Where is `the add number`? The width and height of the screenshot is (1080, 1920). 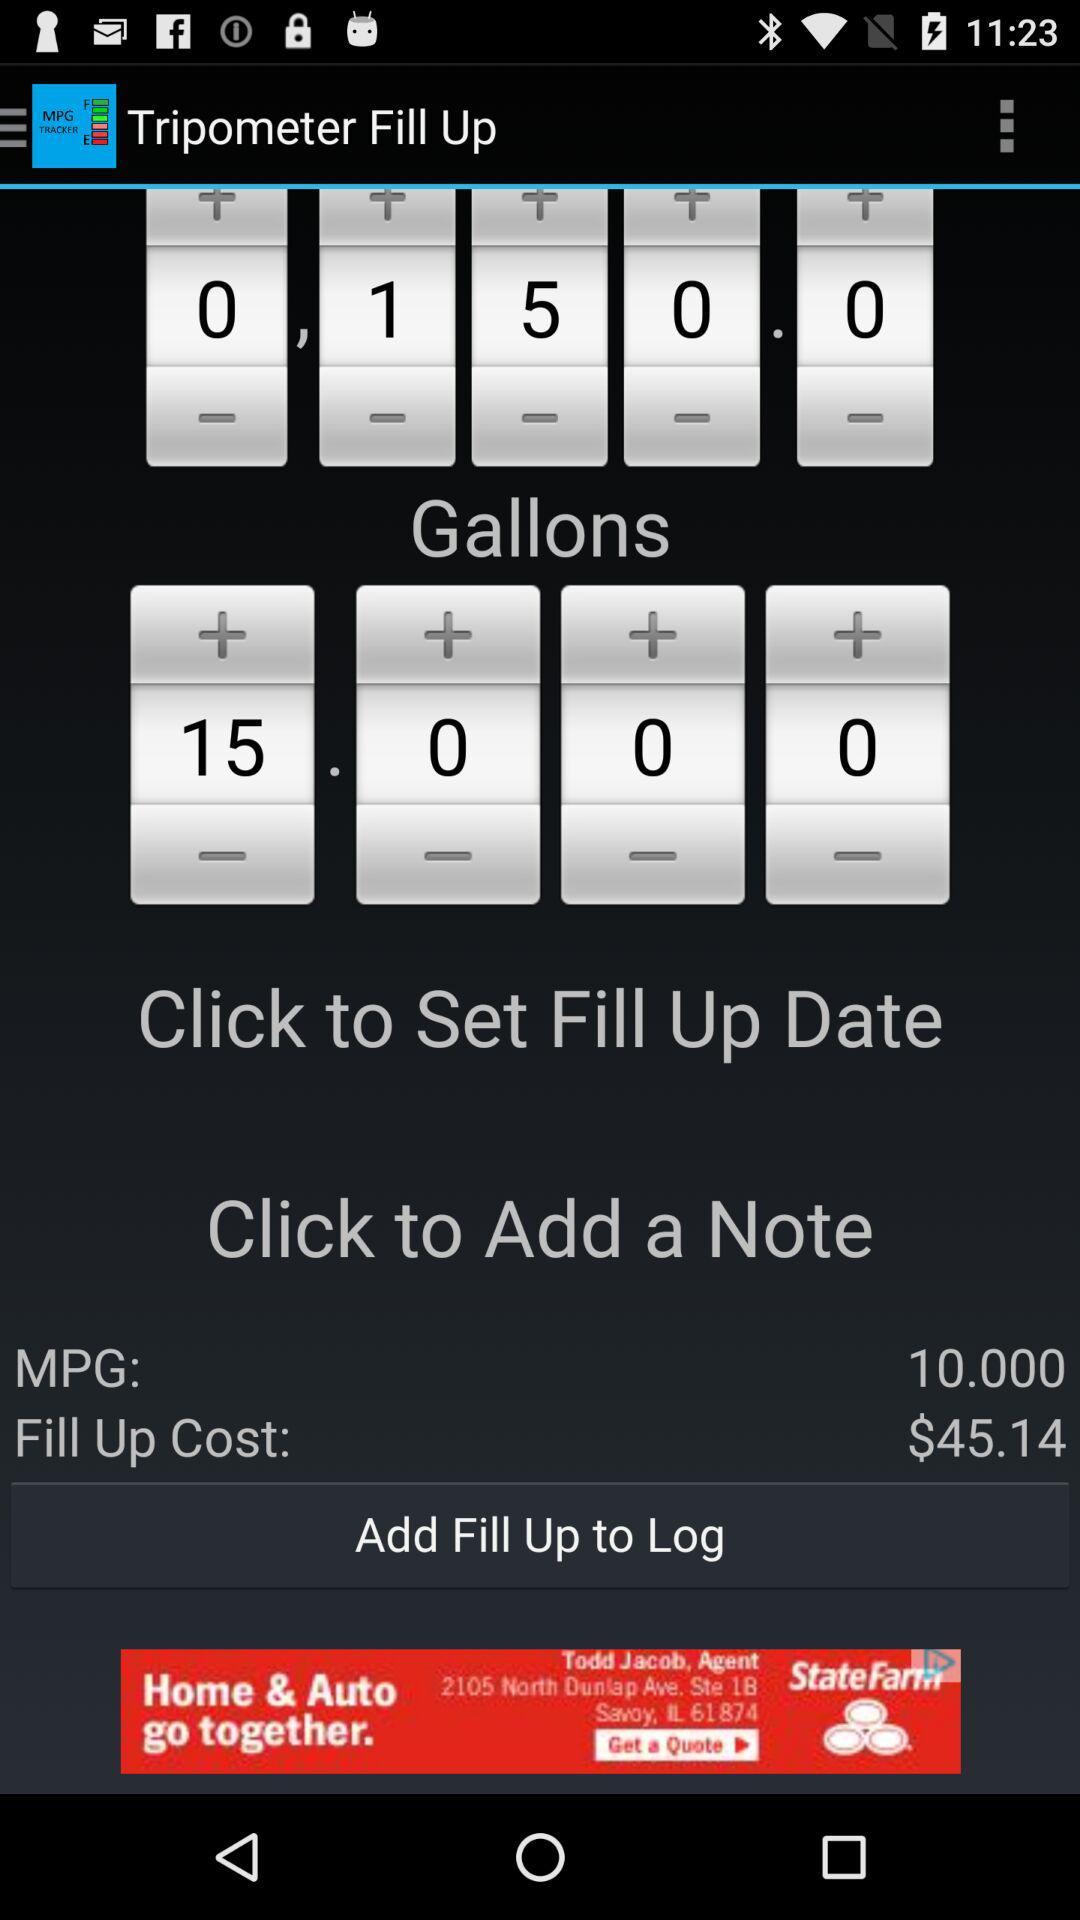
the add number is located at coordinates (652, 629).